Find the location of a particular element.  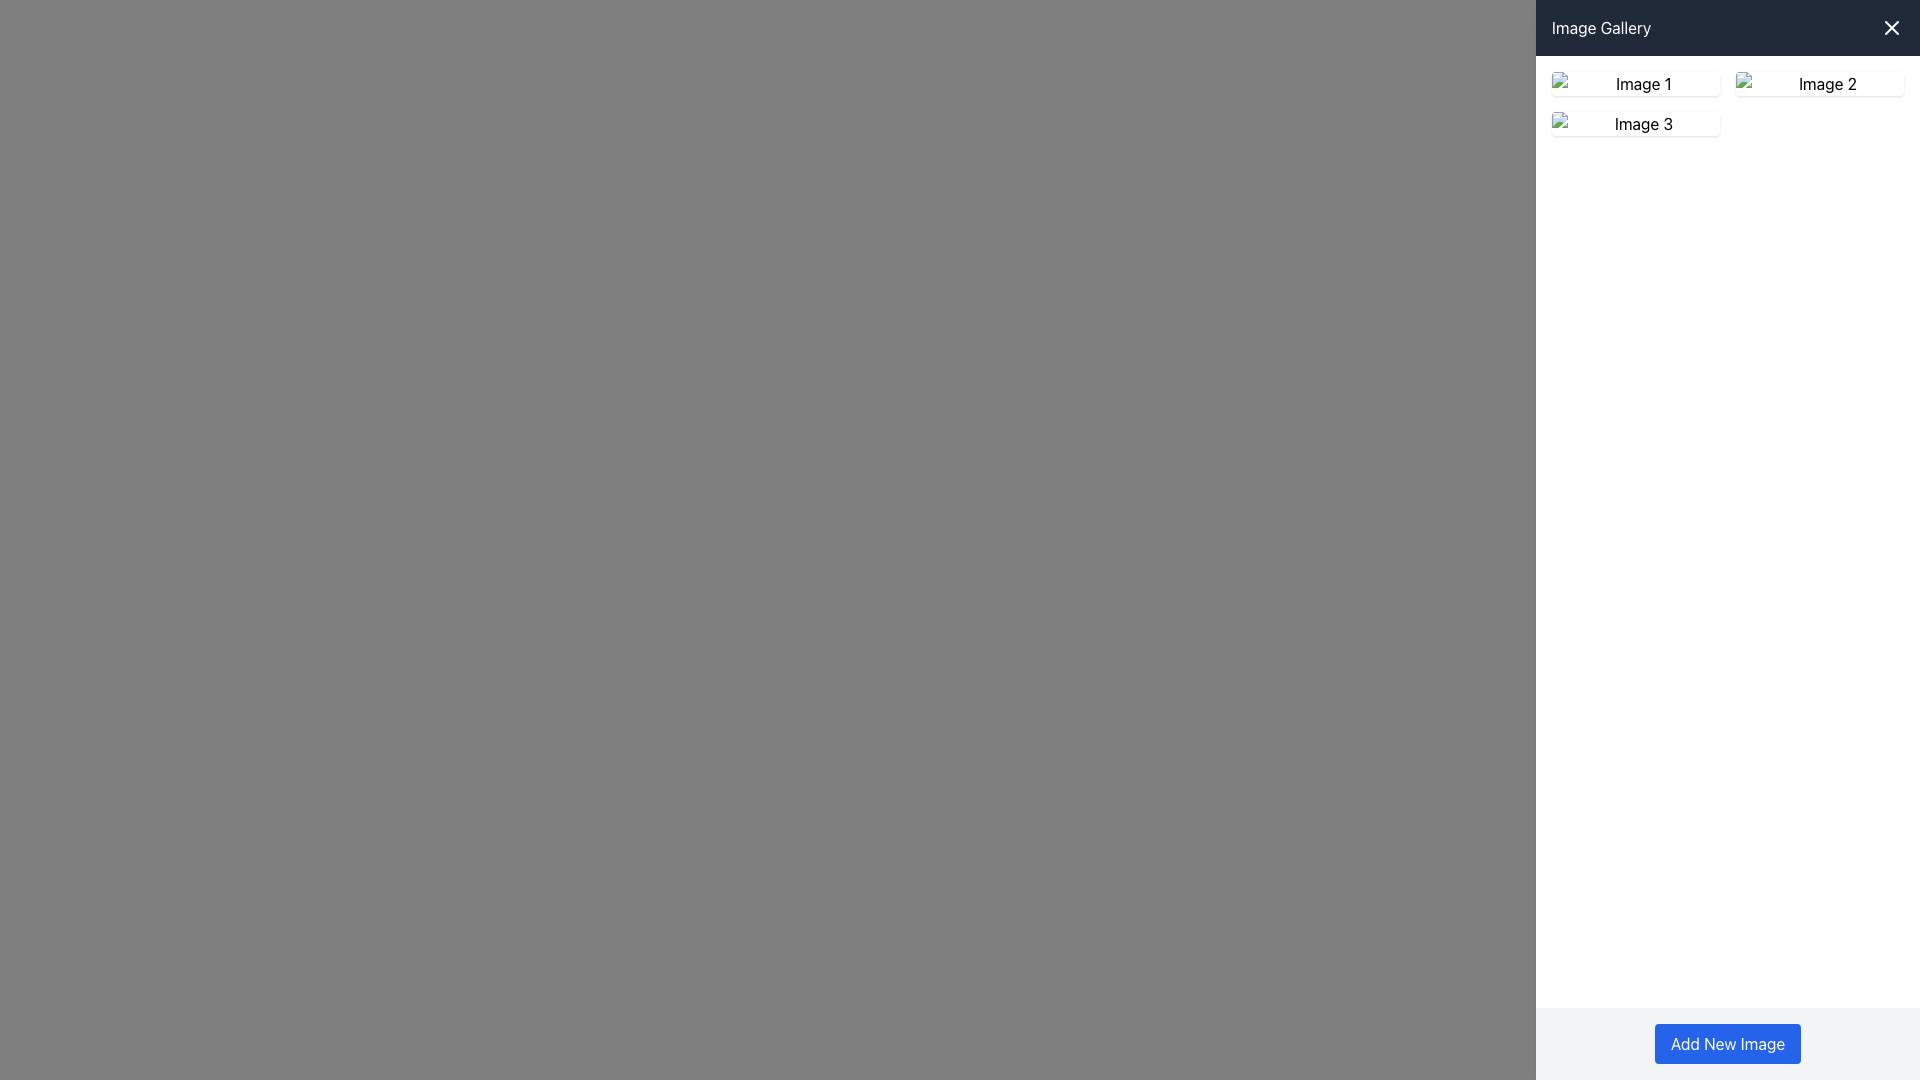

displayed text 'Image Gallery' from the text label in the header bar, which is positioned on the left side and has a bold white font on a dark navy-blue background is located at coordinates (1601, 27).